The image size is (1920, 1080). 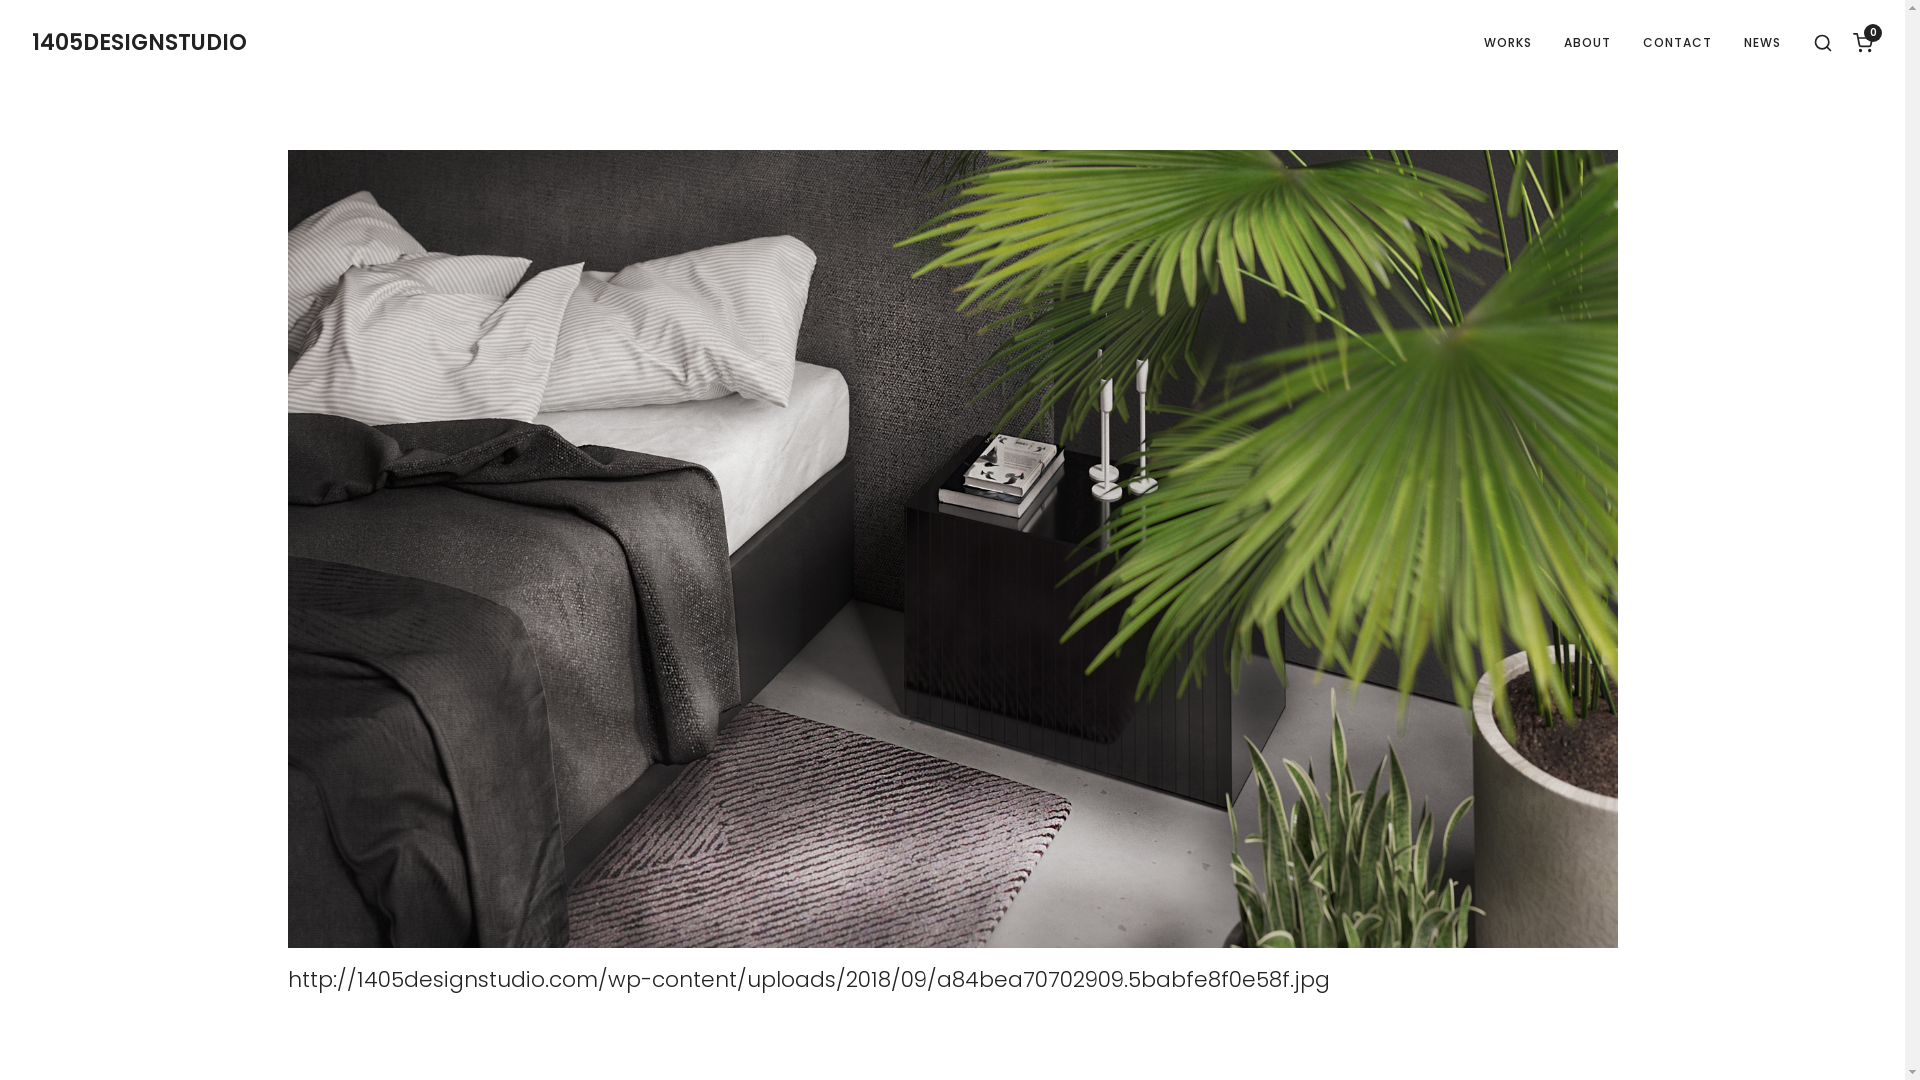 What do you see at coordinates (1642, 42) in the screenshot?
I see `'CONTACT'` at bounding box center [1642, 42].